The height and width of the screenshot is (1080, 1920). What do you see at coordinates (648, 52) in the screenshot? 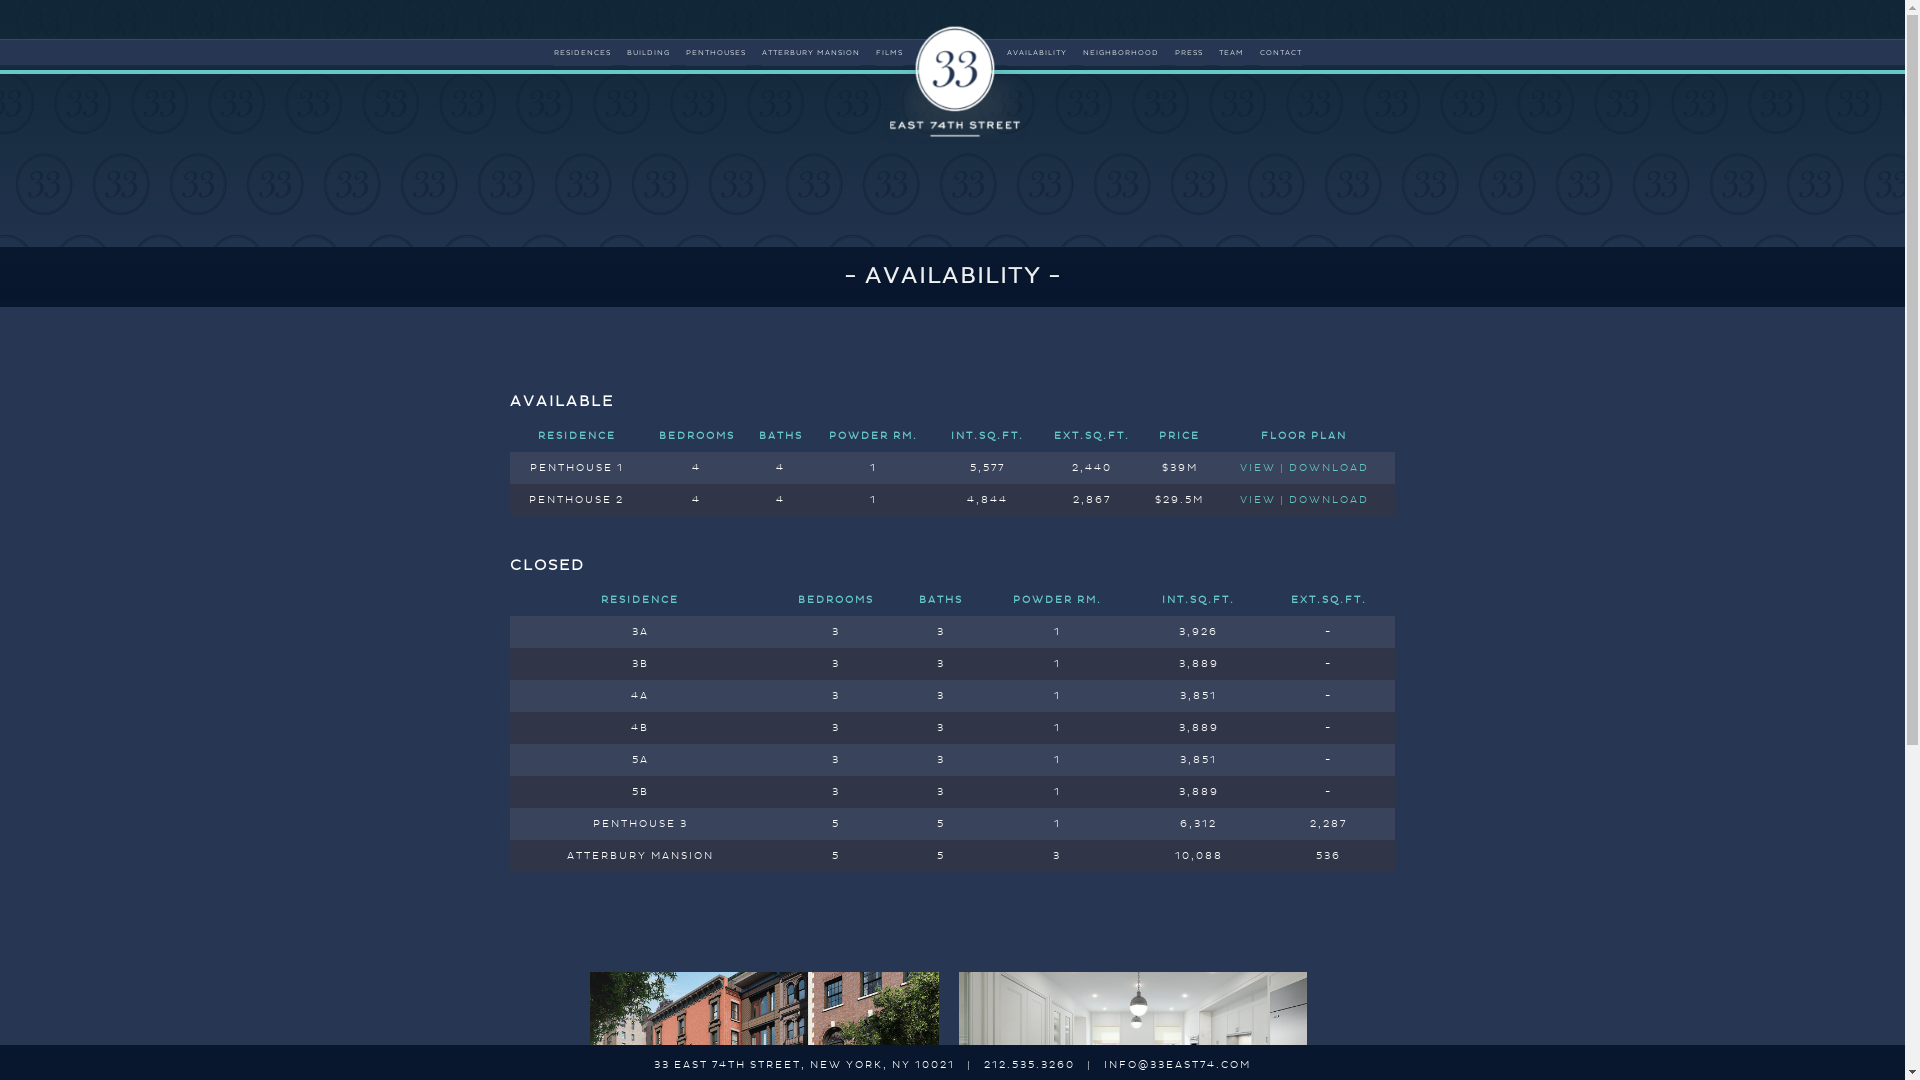
I see `'BUILDING'` at bounding box center [648, 52].